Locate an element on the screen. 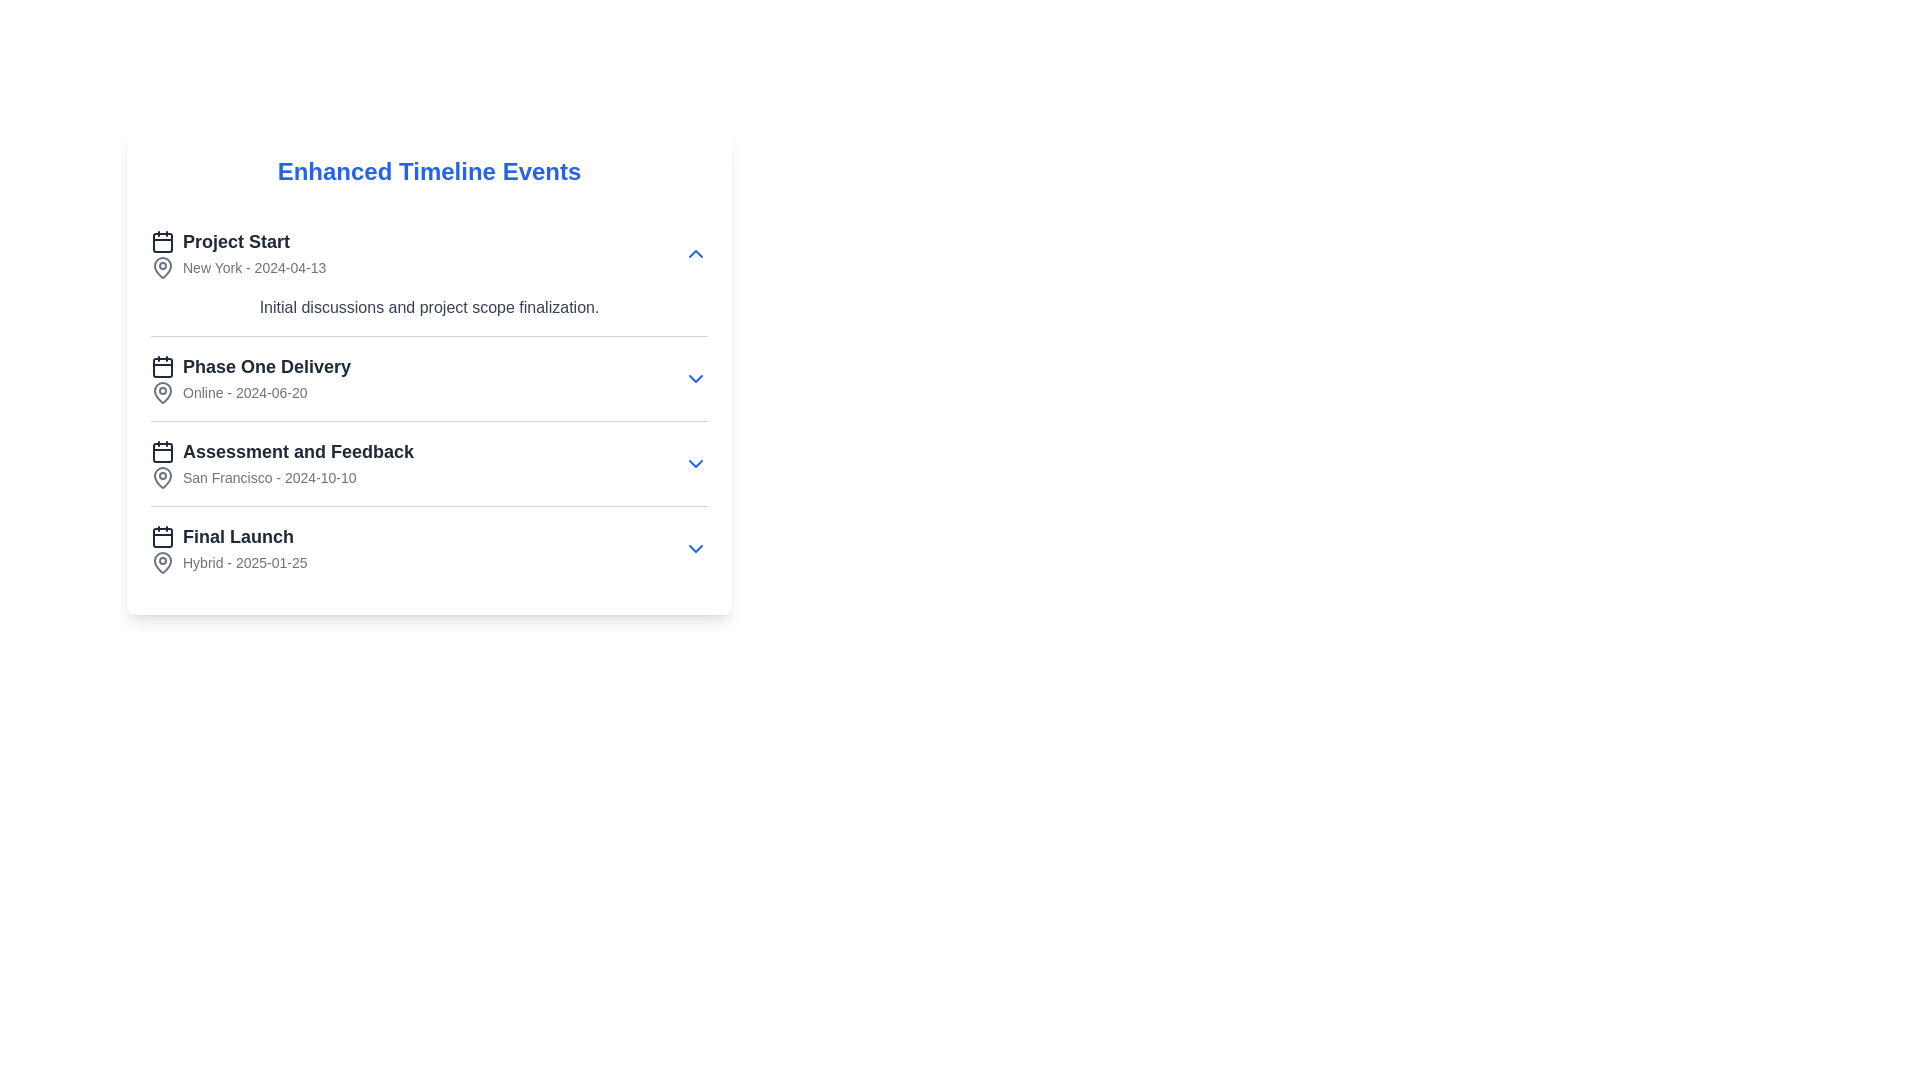 This screenshot has width=1920, height=1080. the second timeline entry within the 'Enhanced Timeline Events' section is located at coordinates (428, 401).